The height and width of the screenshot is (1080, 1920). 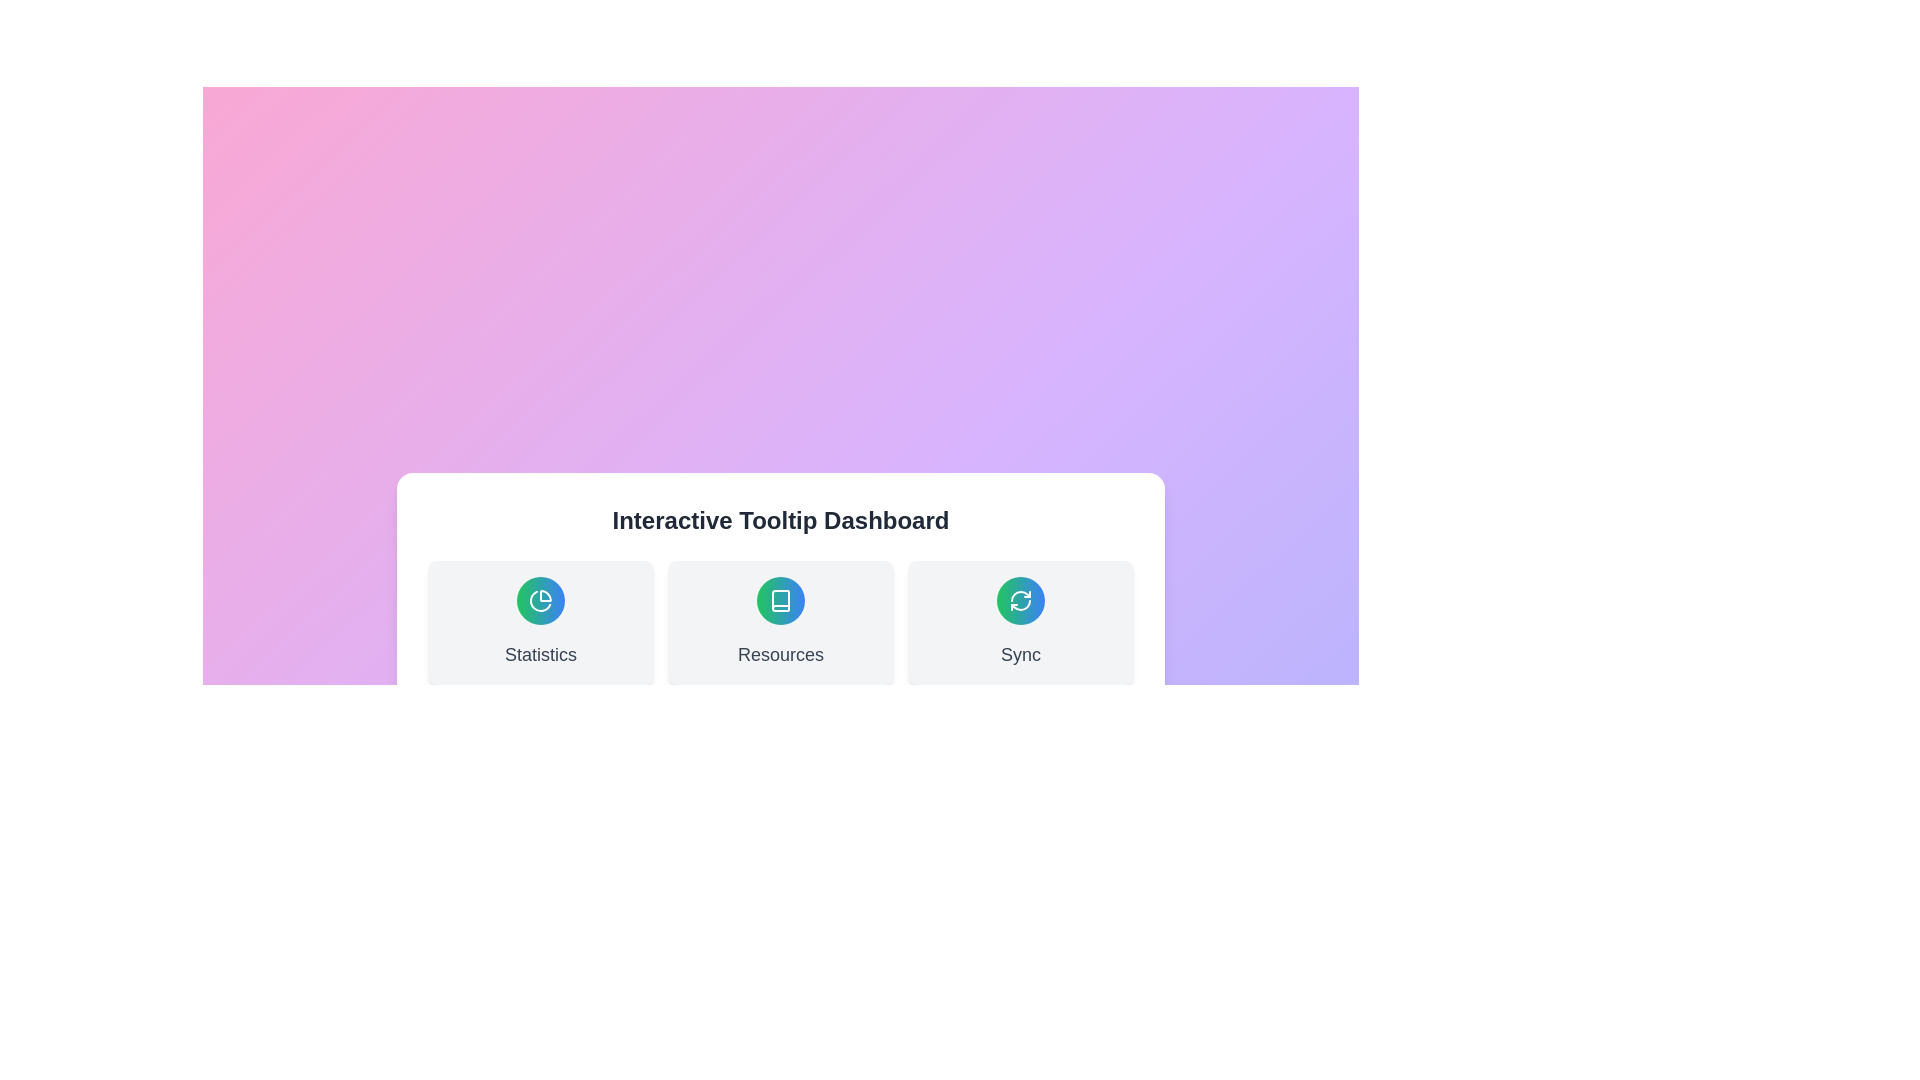 What do you see at coordinates (780, 600) in the screenshot?
I see `the decorative shape within the SVG-based book icon located in the center of the 'Resources' card` at bounding box center [780, 600].